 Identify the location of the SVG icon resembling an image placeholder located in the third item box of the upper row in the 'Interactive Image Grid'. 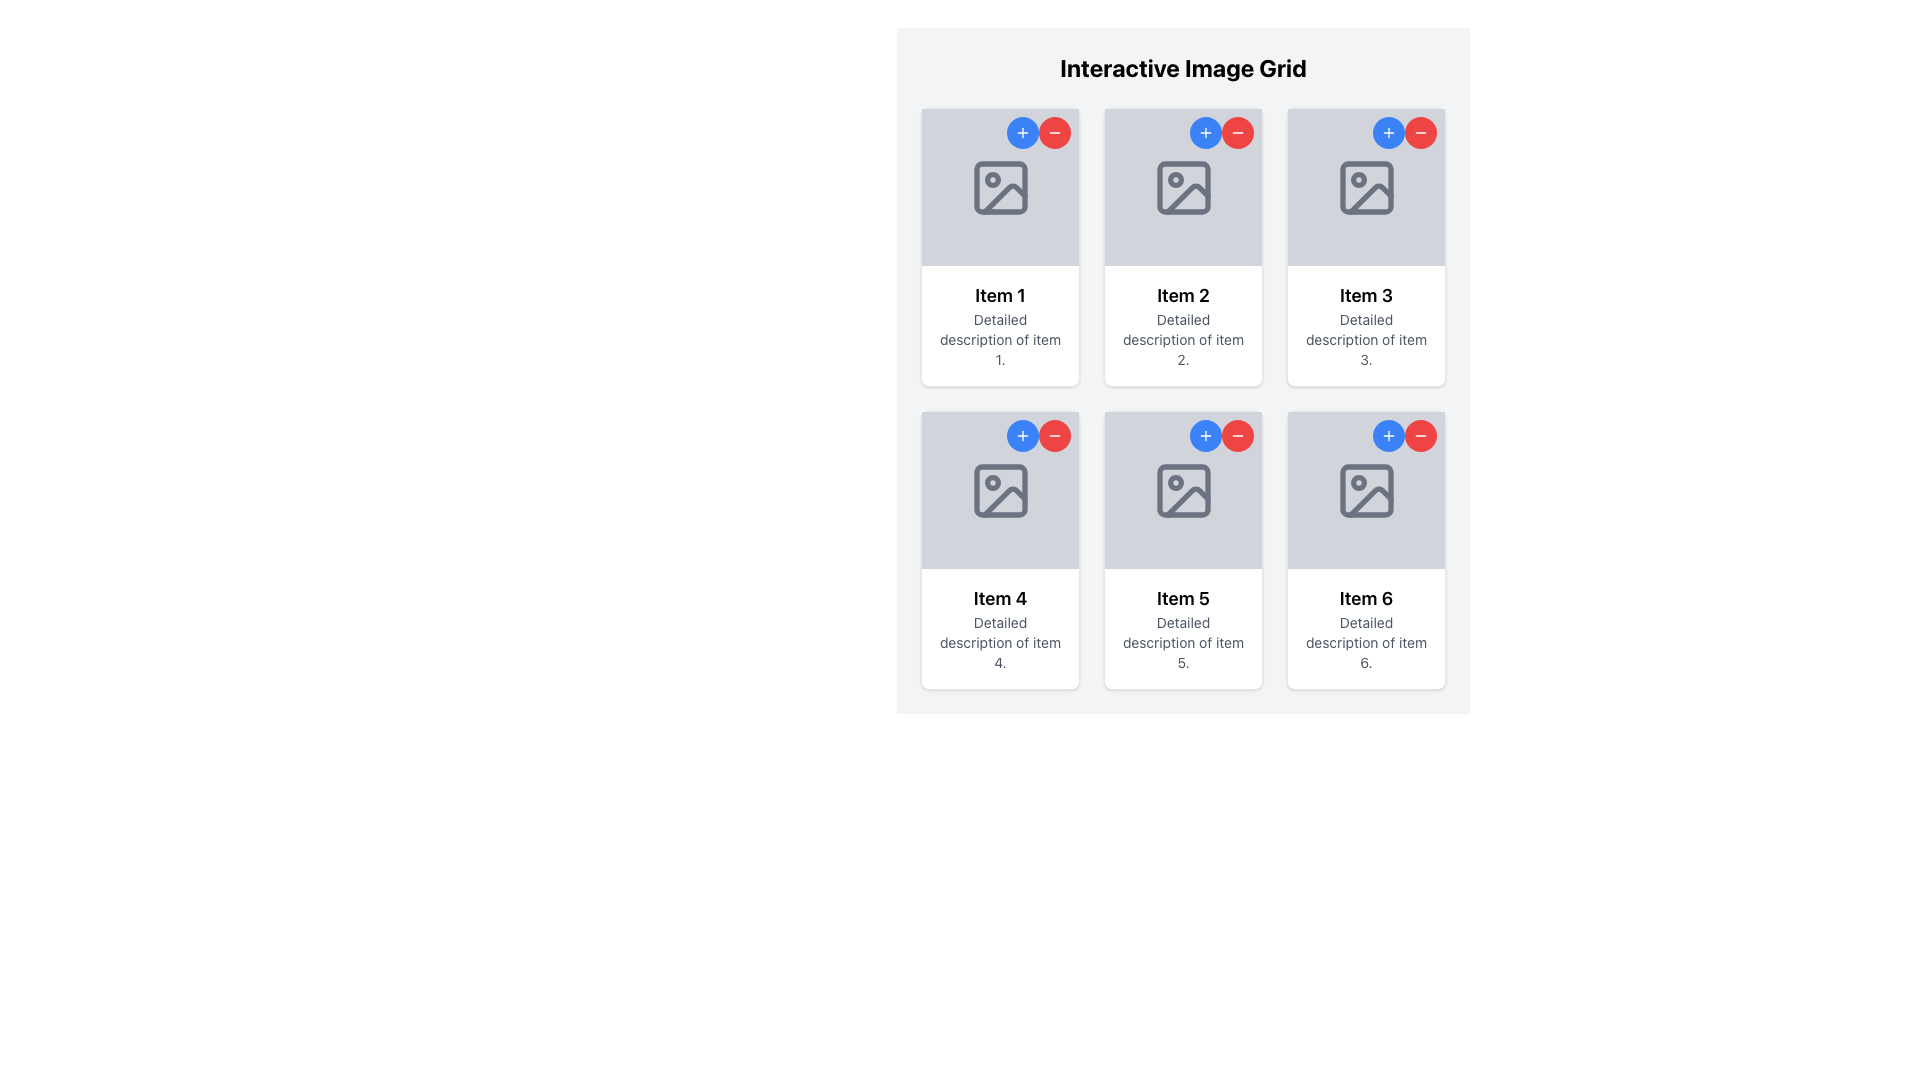
(1365, 187).